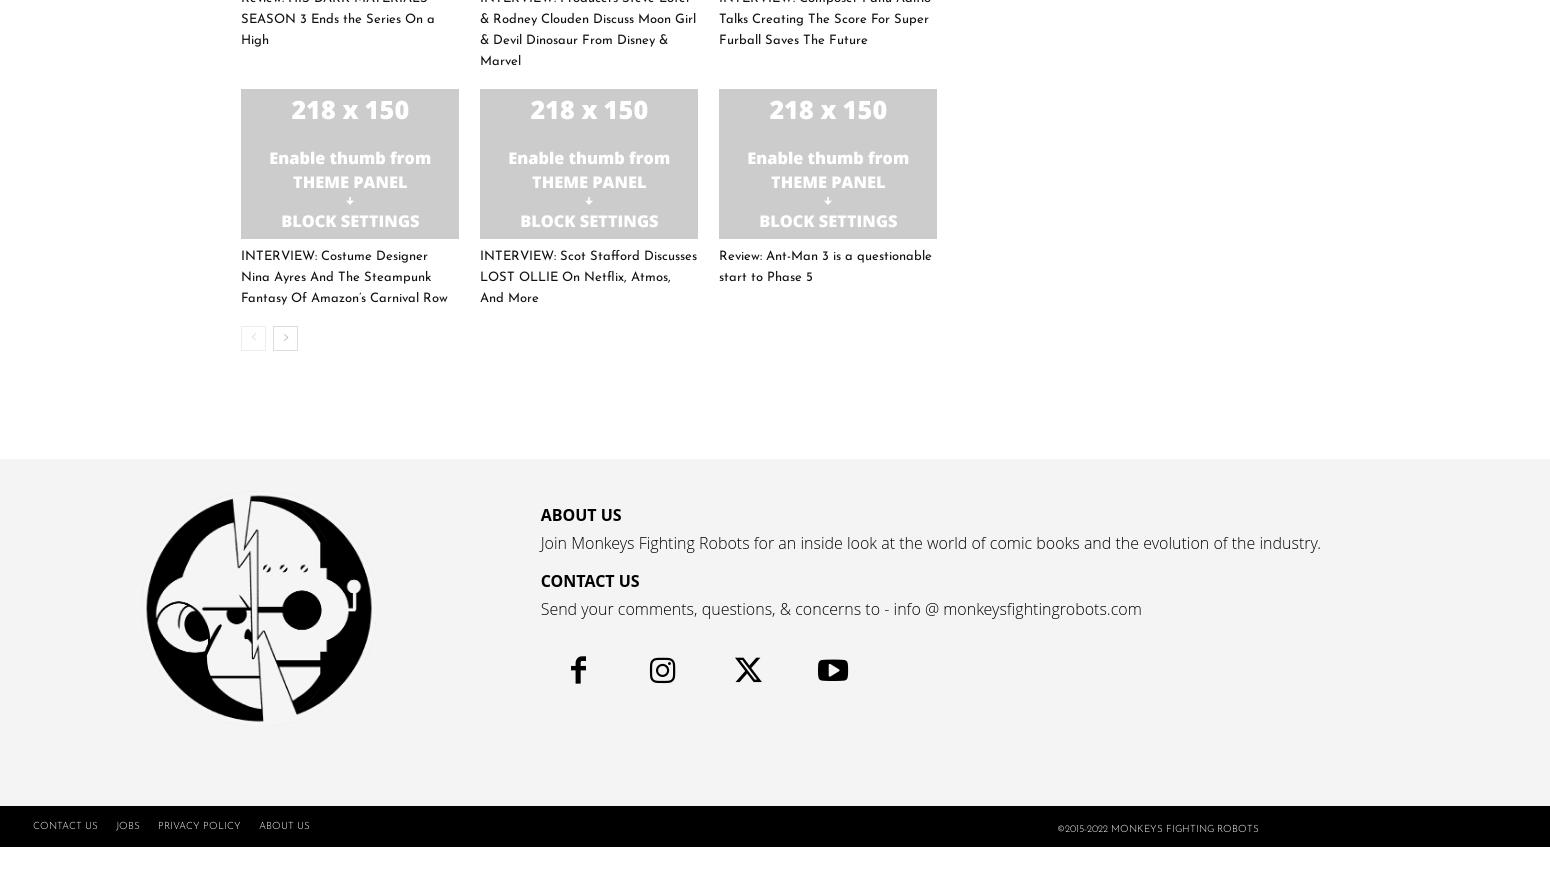  I want to click on 'ABOUT US', so click(580, 514).